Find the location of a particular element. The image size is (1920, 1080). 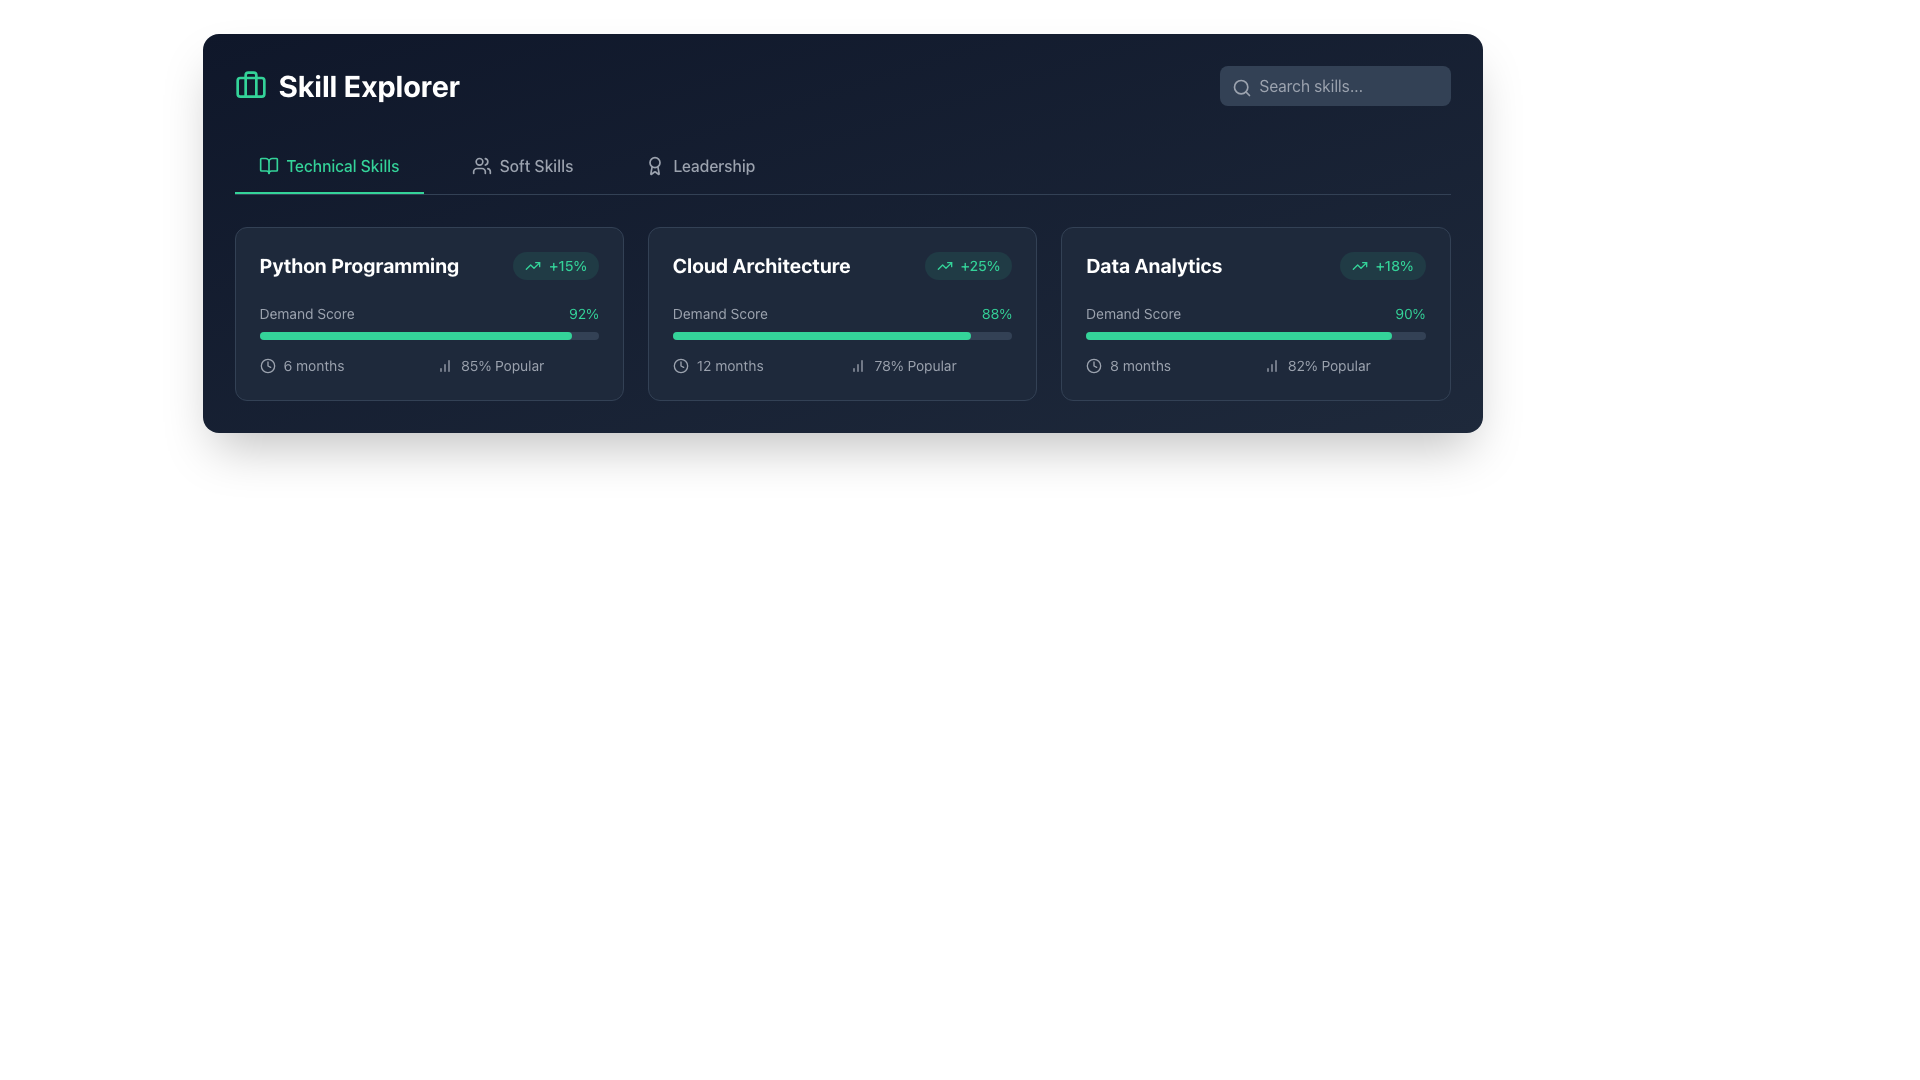

informational label displaying '82% Popular' which is accompanied by a bar chart icon, located at the bottom-right corner of the 'Data Analytics' card in the 'Technical Skills' section is located at coordinates (1344, 366).